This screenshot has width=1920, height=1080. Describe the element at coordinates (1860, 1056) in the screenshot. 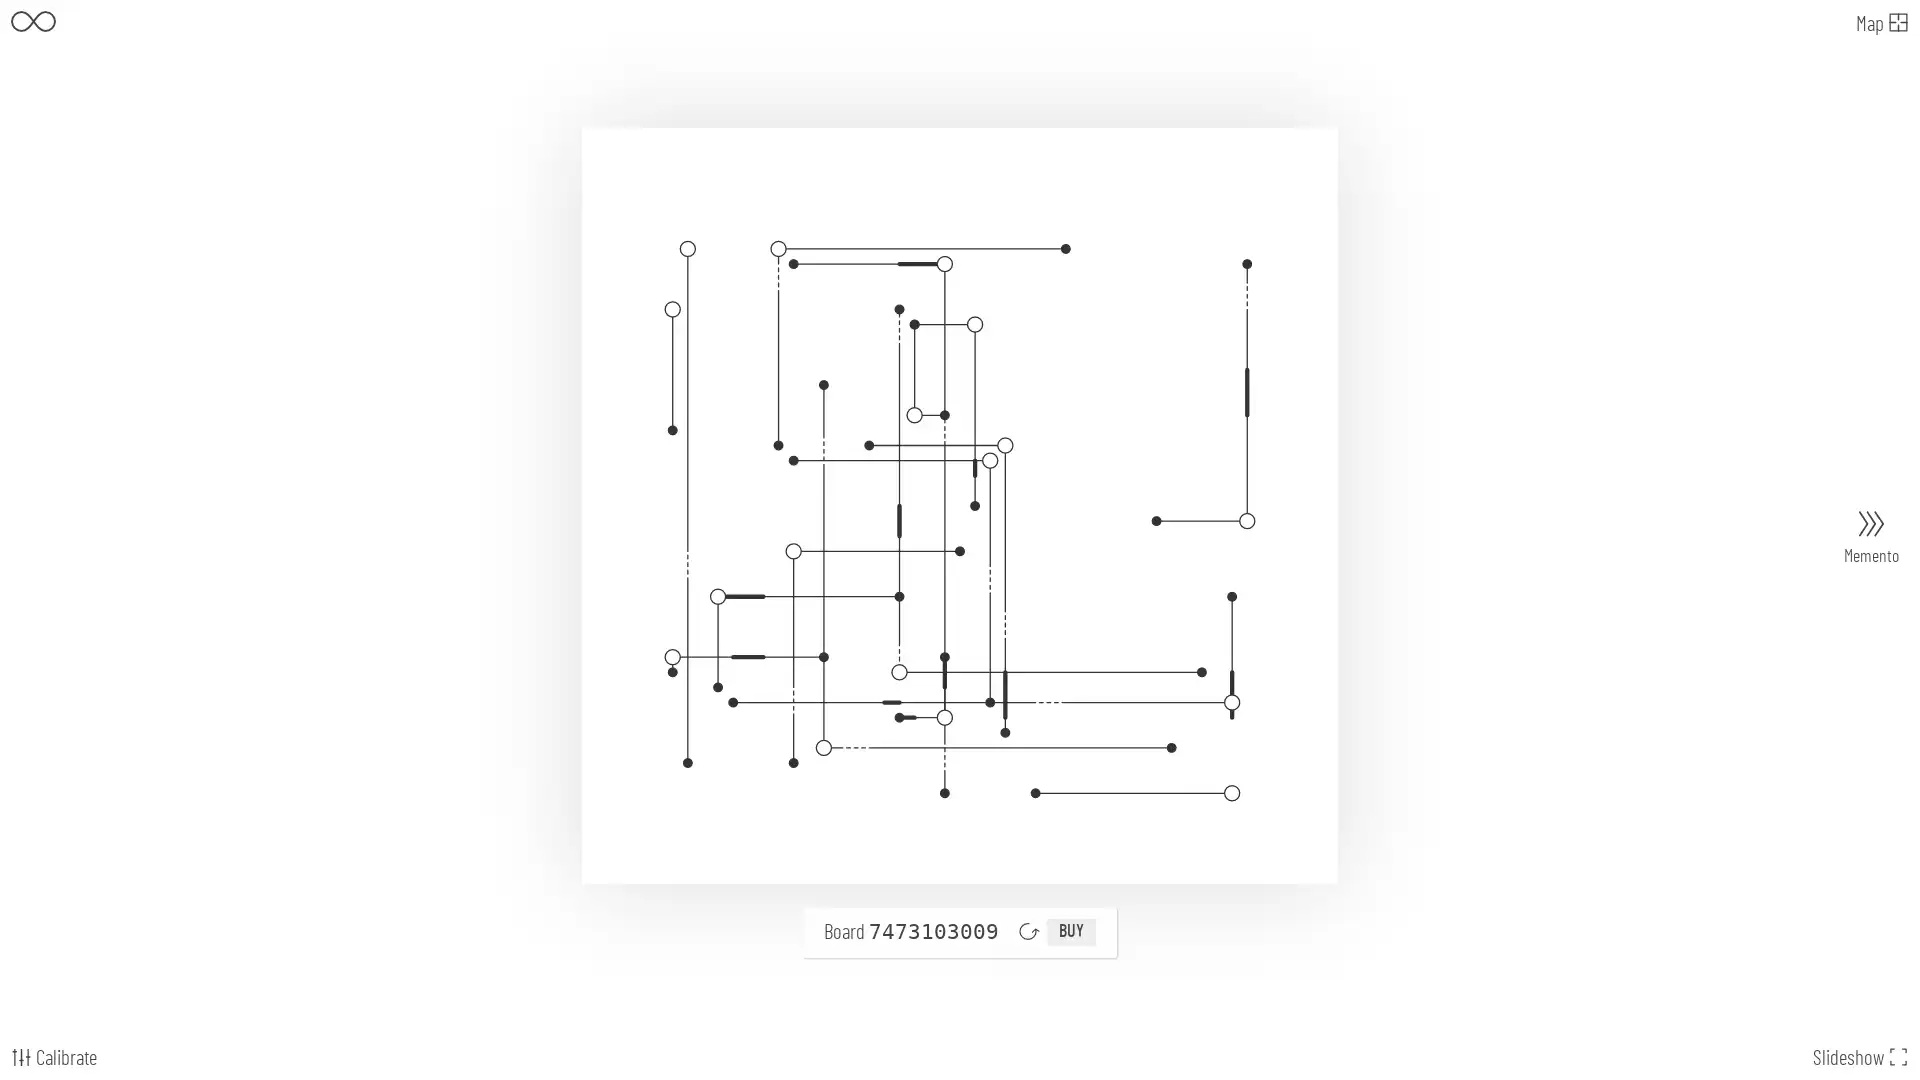

I see `Slideshow` at that location.